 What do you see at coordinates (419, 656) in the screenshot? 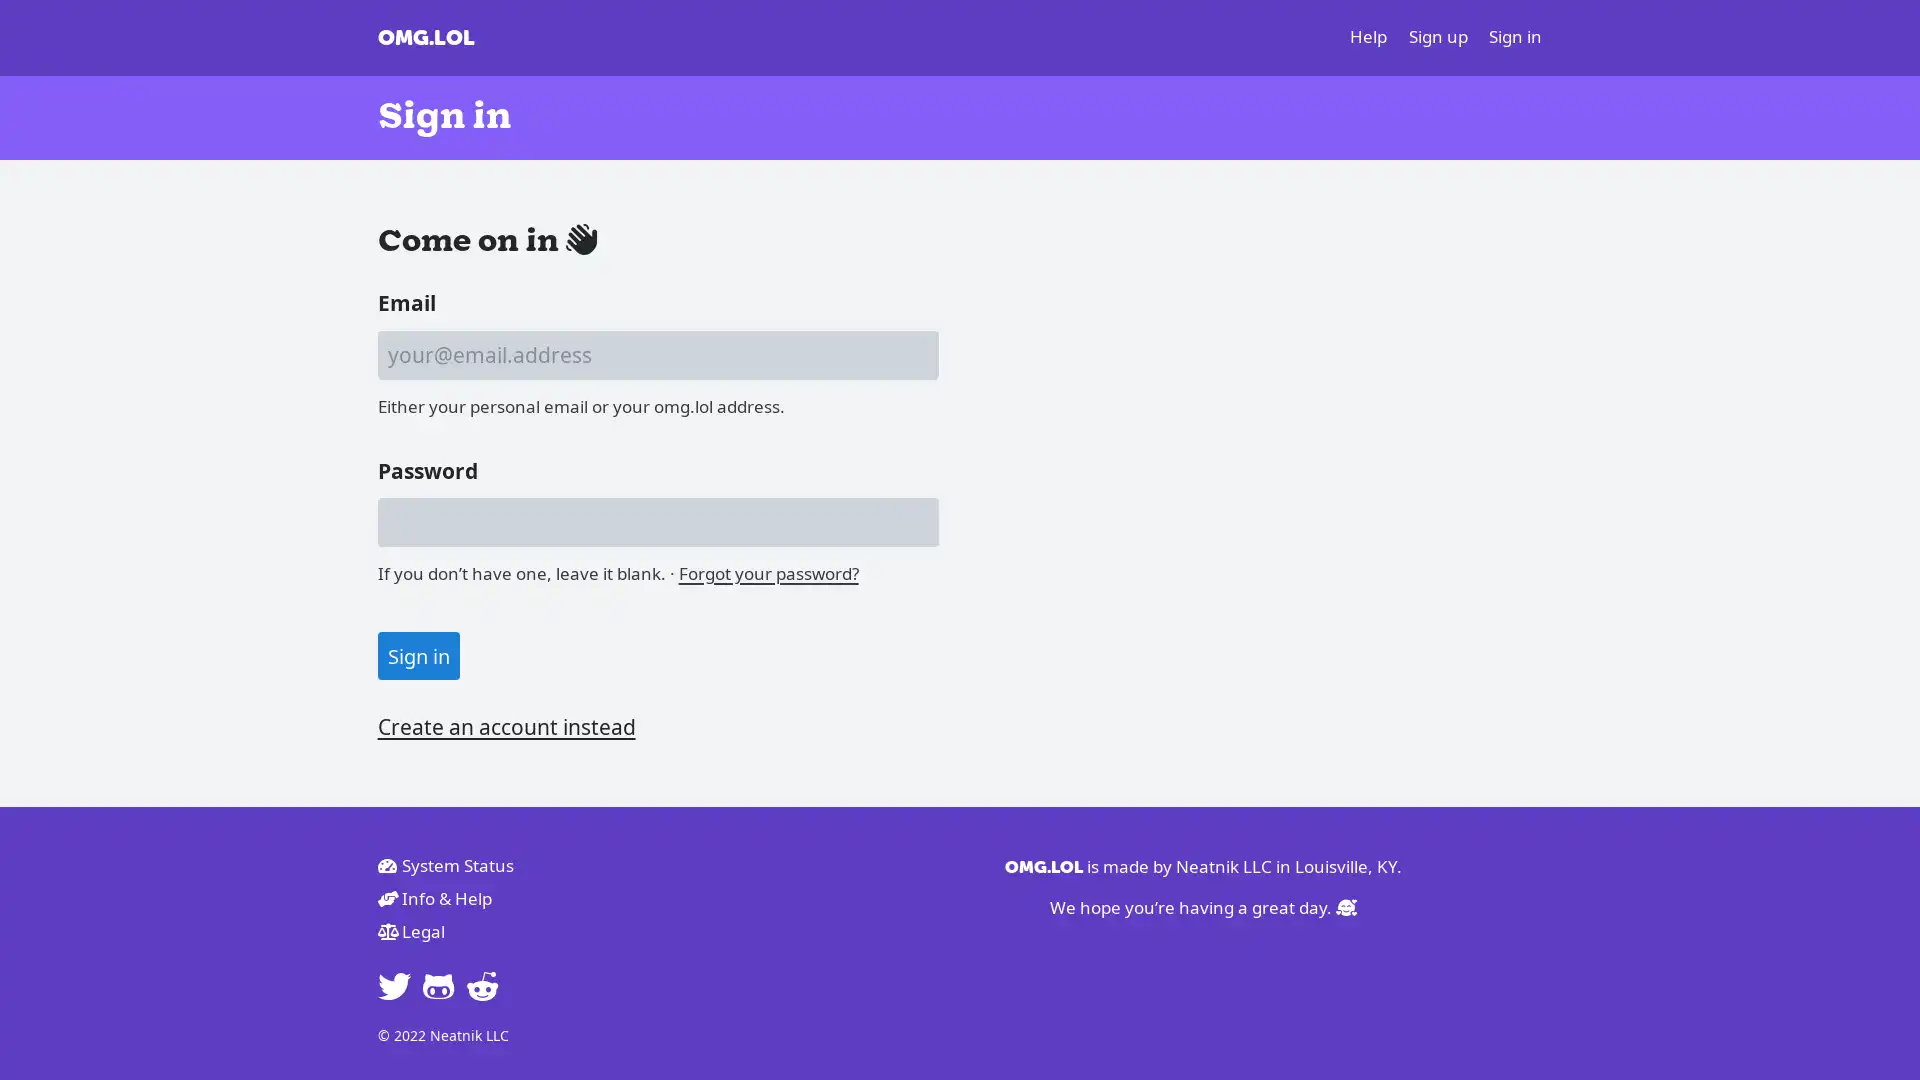
I see `Sign in` at bounding box center [419, 656].